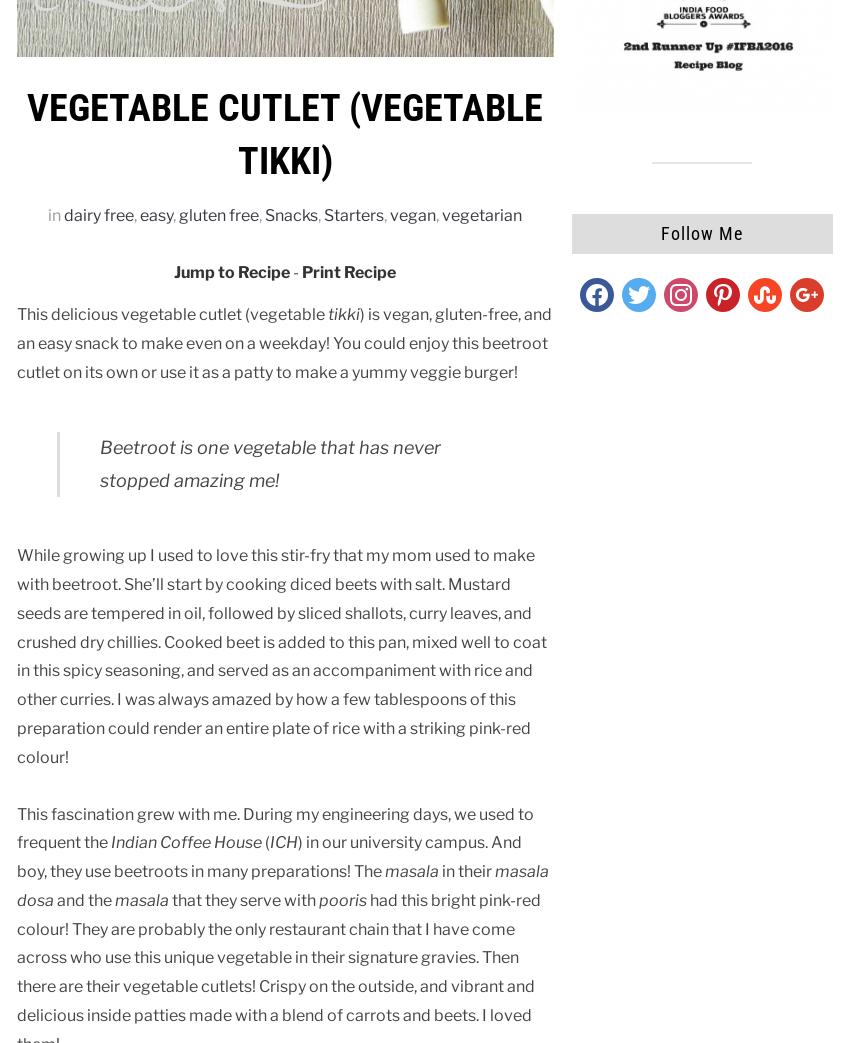 This screenshot has height=1043, width=850. What do you see at coordinates (701, 232) in the screenshot?
I see `'Follow me'` at bounding box center [701, 232].